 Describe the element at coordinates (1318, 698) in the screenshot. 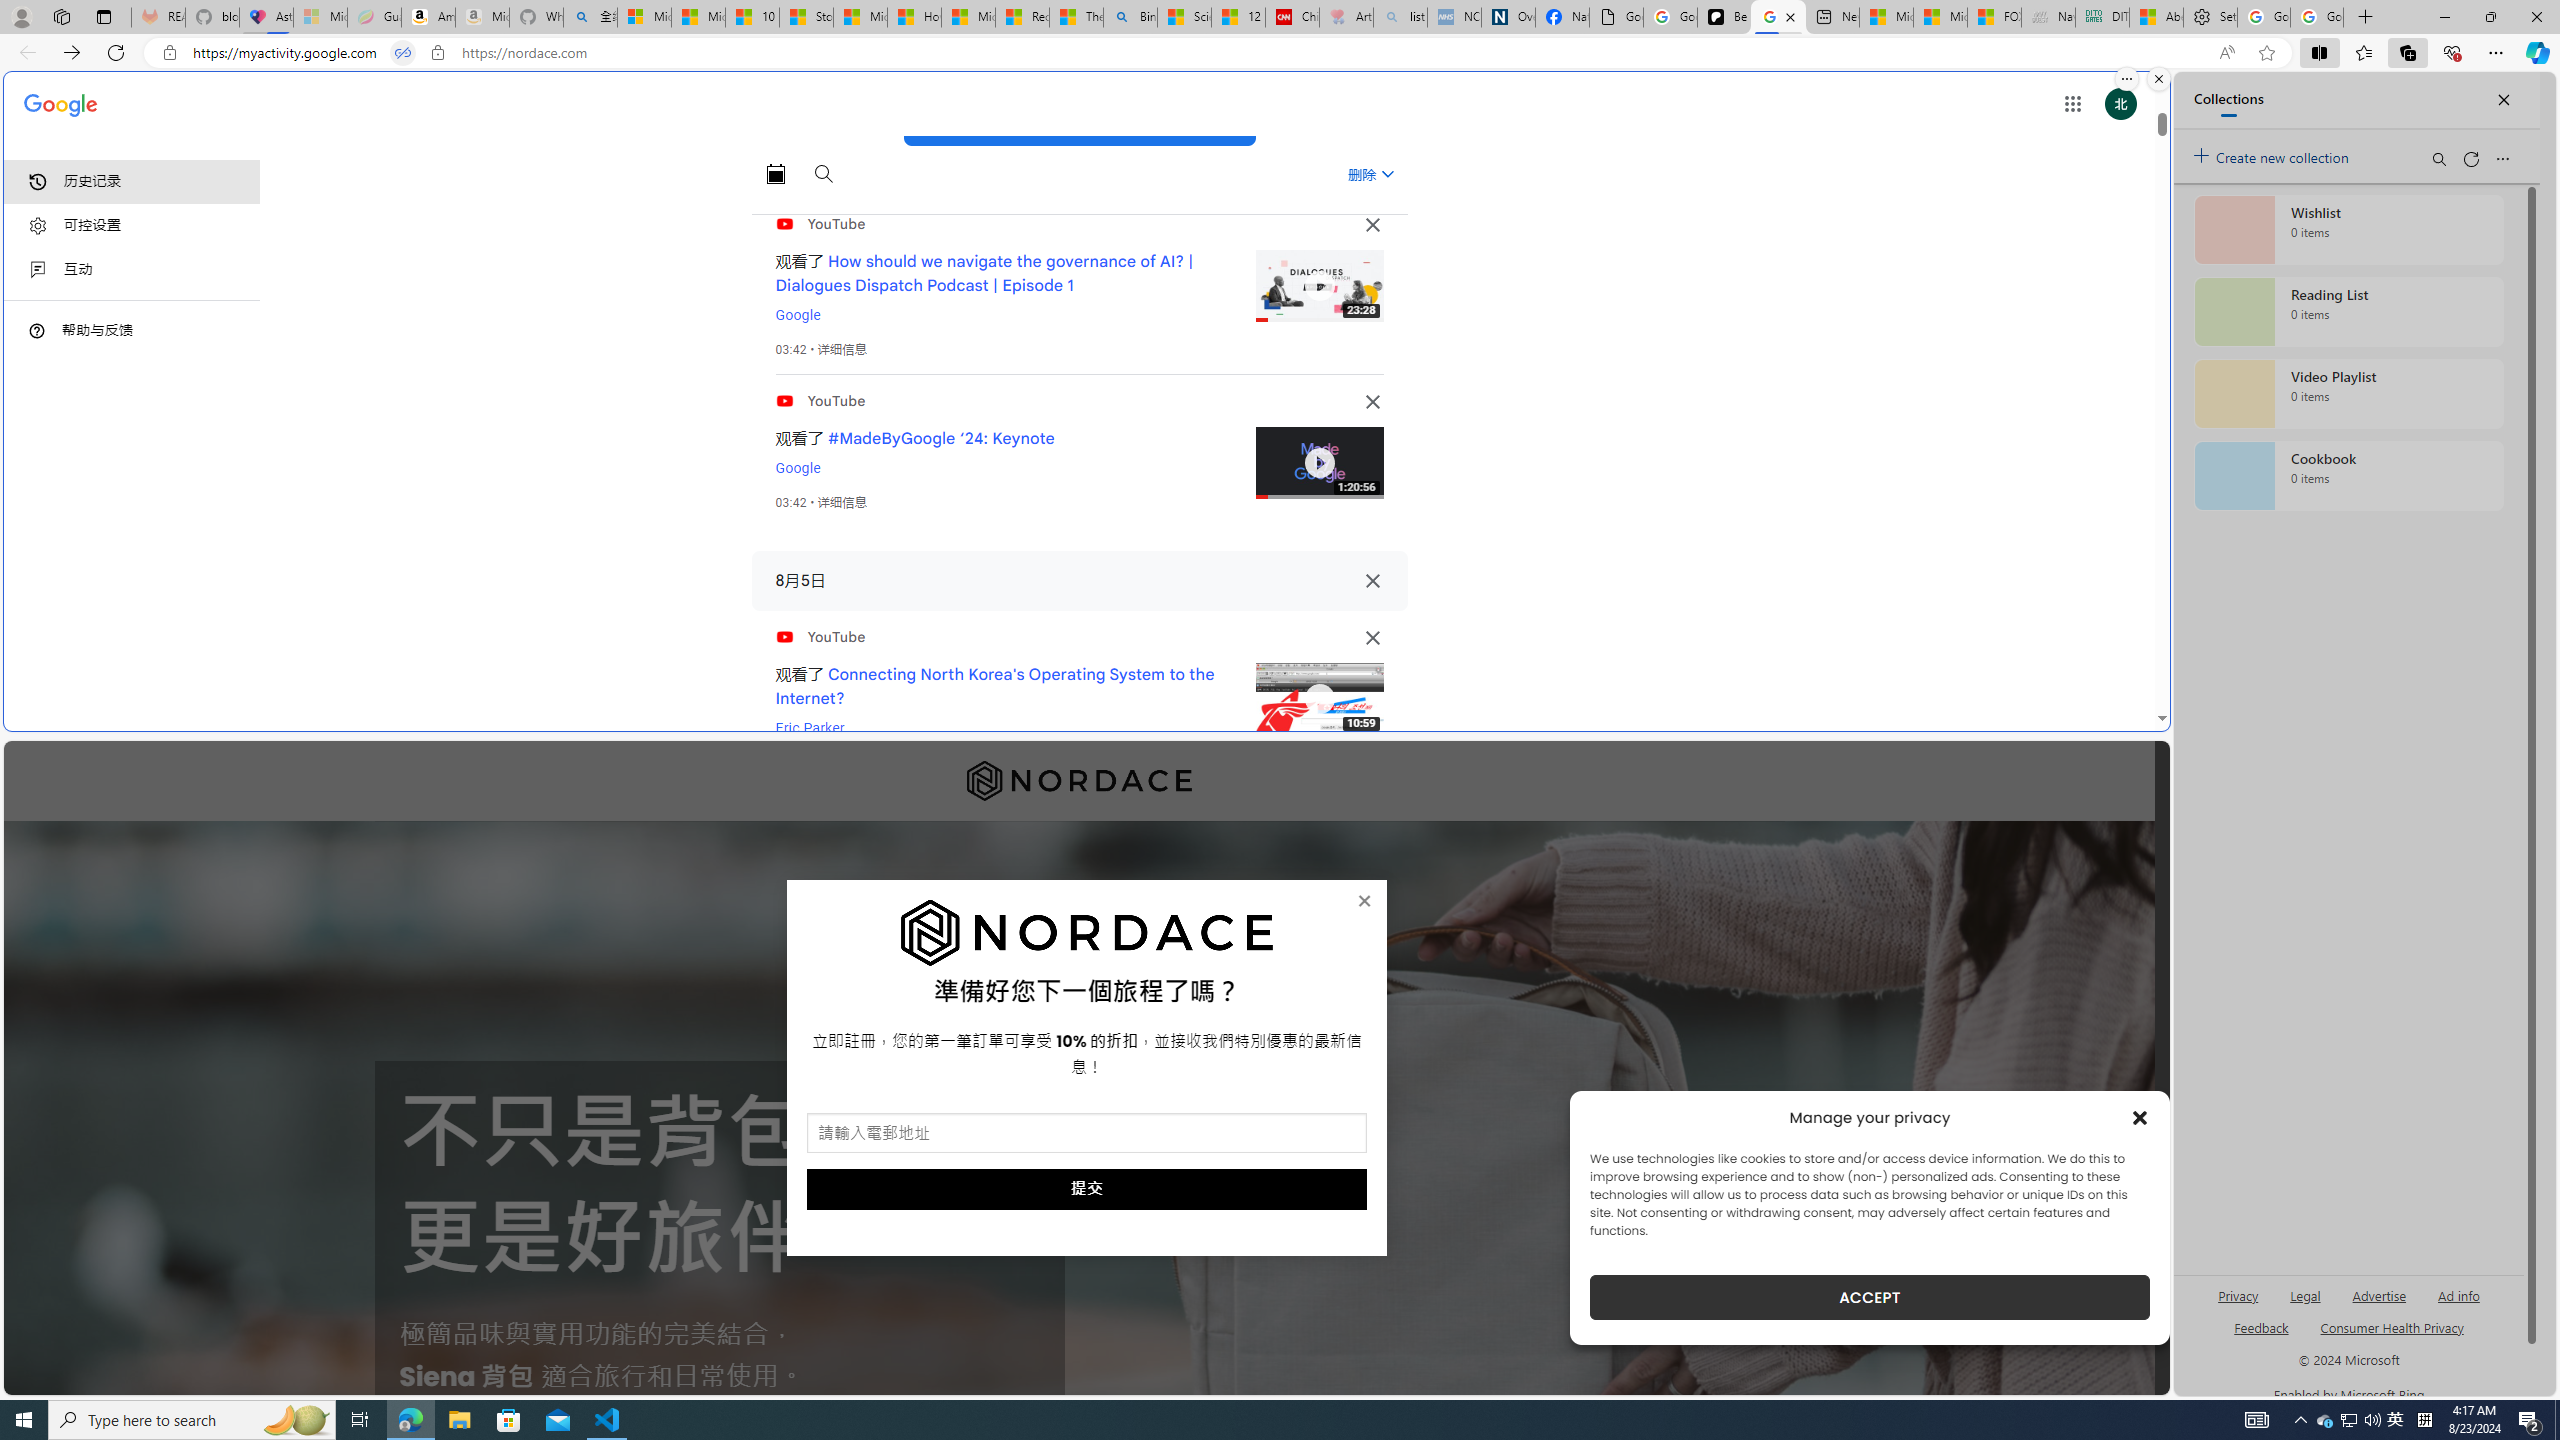

I see `'Class: IVR0f NMm5M'` at that location.